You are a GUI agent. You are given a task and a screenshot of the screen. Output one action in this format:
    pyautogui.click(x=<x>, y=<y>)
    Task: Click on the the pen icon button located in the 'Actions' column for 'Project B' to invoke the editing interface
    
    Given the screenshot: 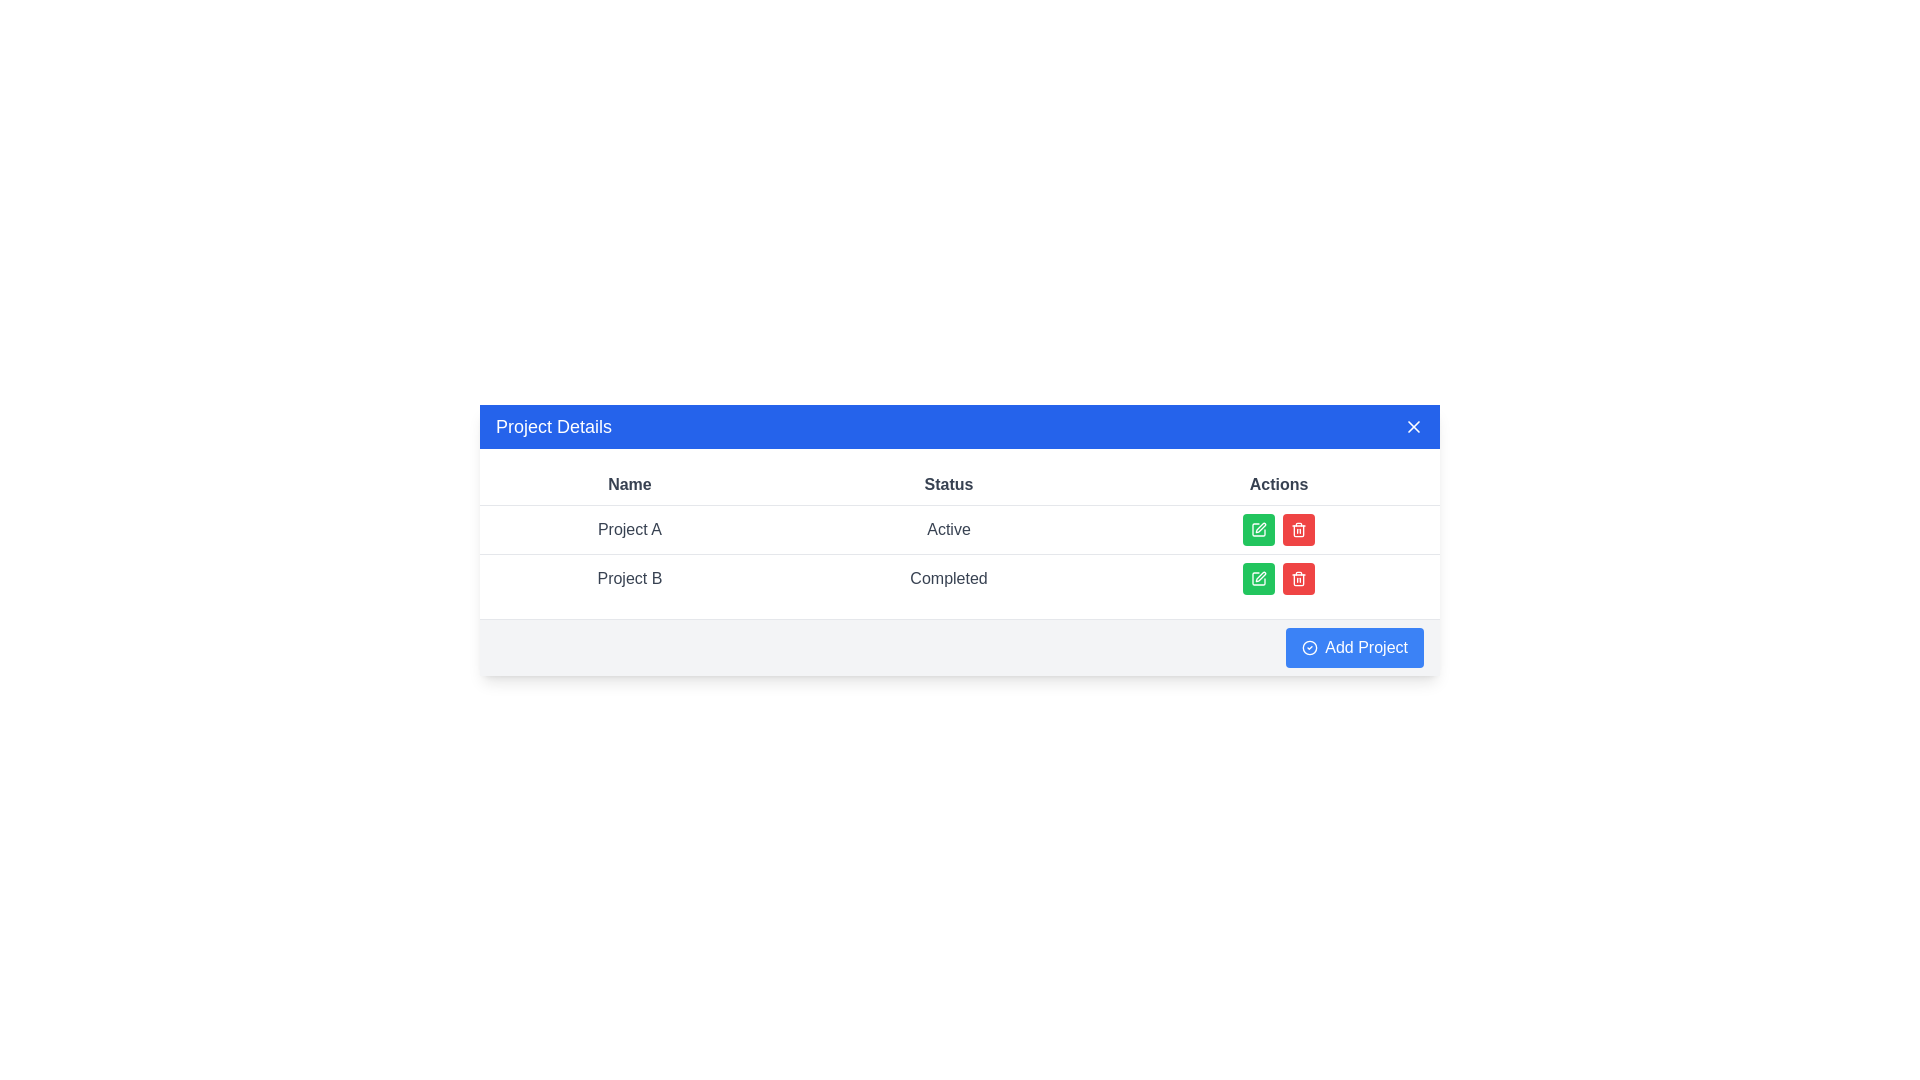 What is the action you would take?
    pyautogui.click(x=1257, y=578)
    